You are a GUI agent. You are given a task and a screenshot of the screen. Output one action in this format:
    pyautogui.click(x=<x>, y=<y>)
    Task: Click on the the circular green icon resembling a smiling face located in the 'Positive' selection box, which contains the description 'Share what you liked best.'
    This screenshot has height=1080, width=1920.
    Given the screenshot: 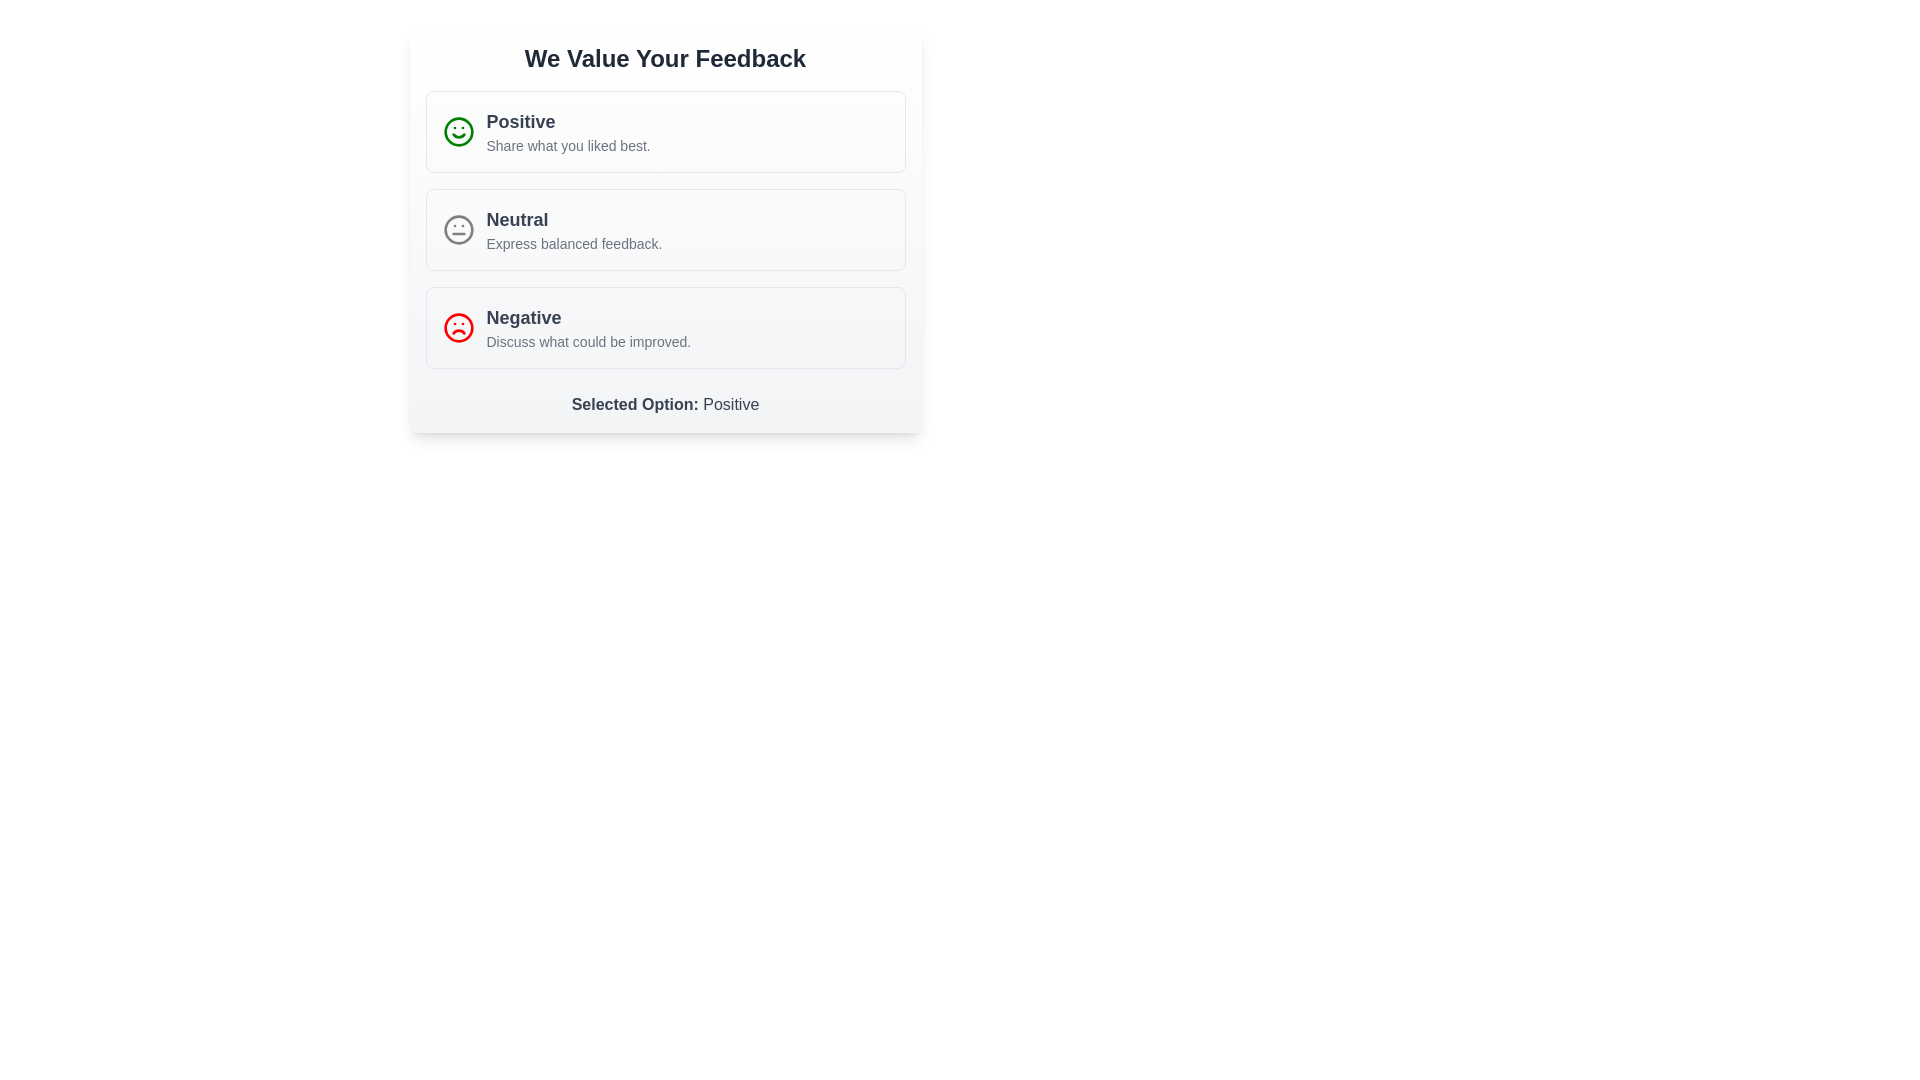 What is the action you would take?
    pyautogui.click(x=457, y=131)
    